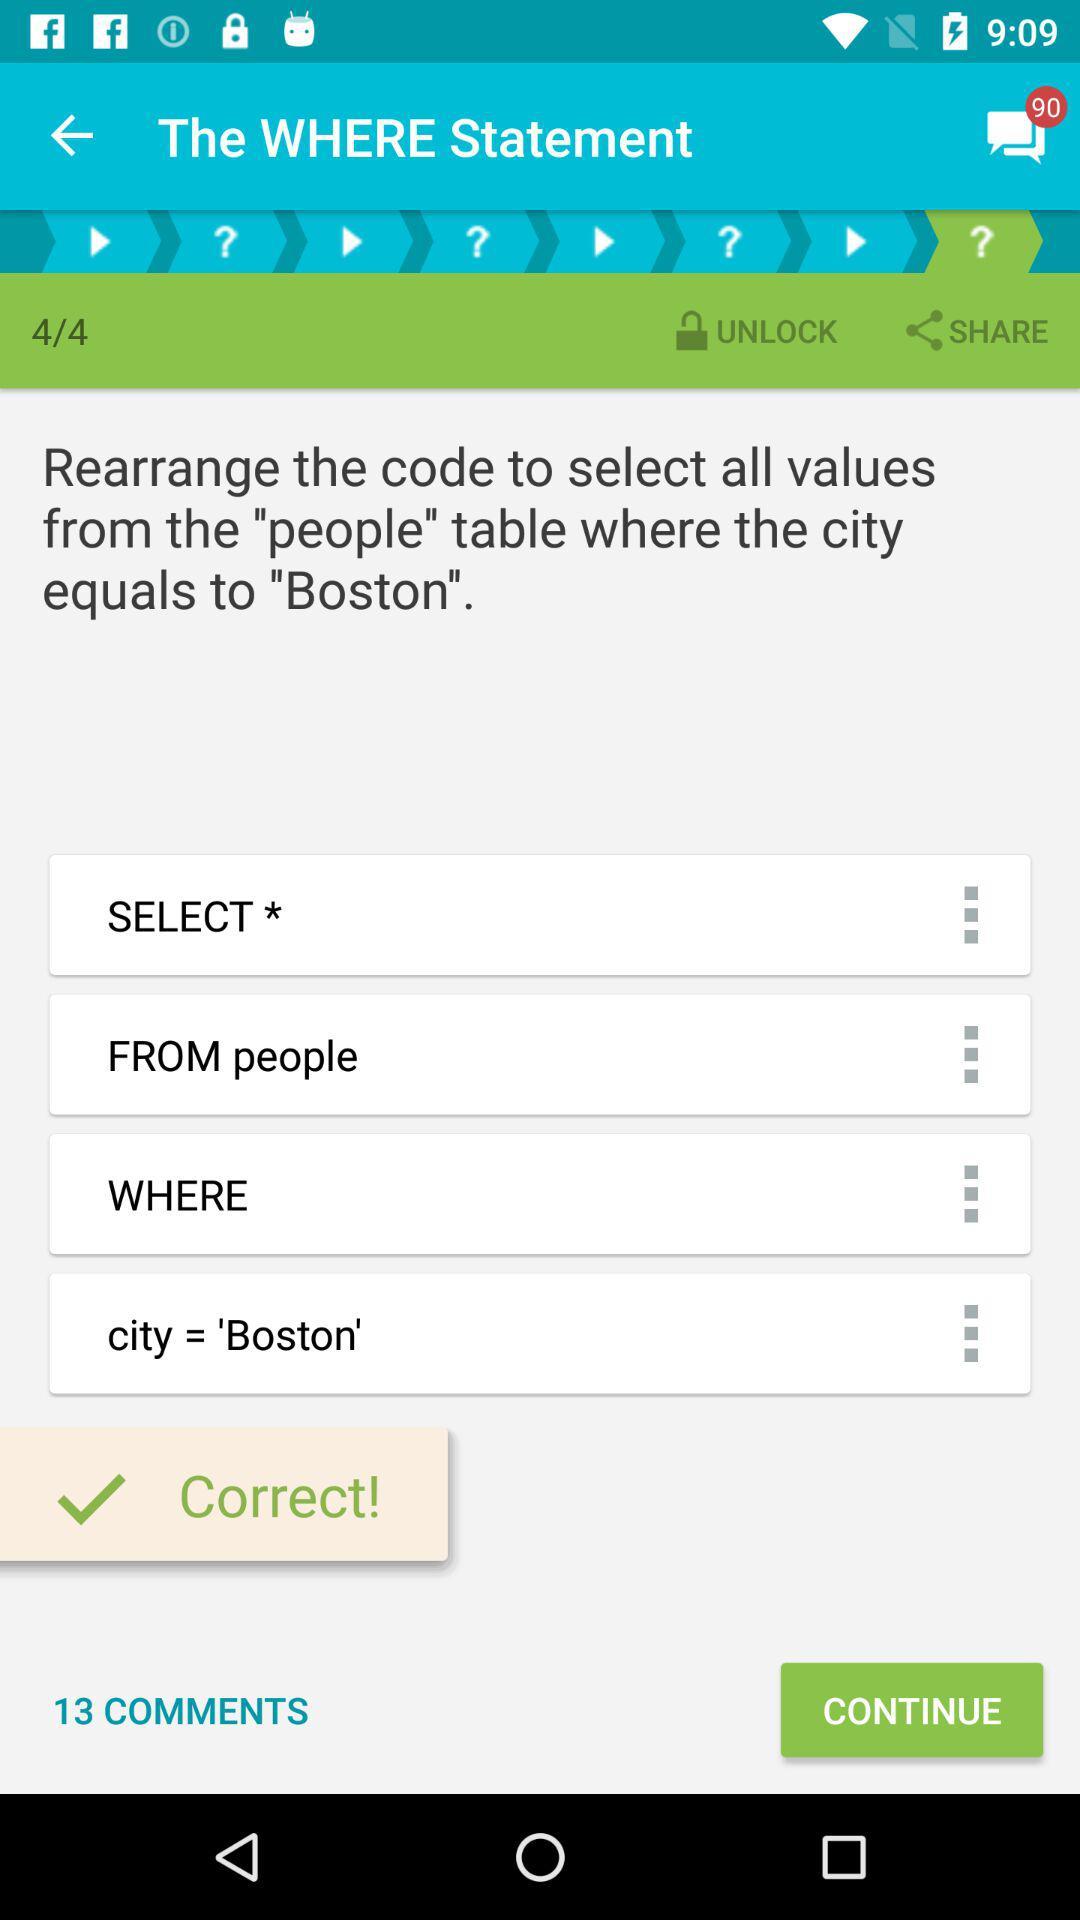 The image size is (1080, 1920). I want to click on icon next to the 13 comments item, so click(911, 1708).